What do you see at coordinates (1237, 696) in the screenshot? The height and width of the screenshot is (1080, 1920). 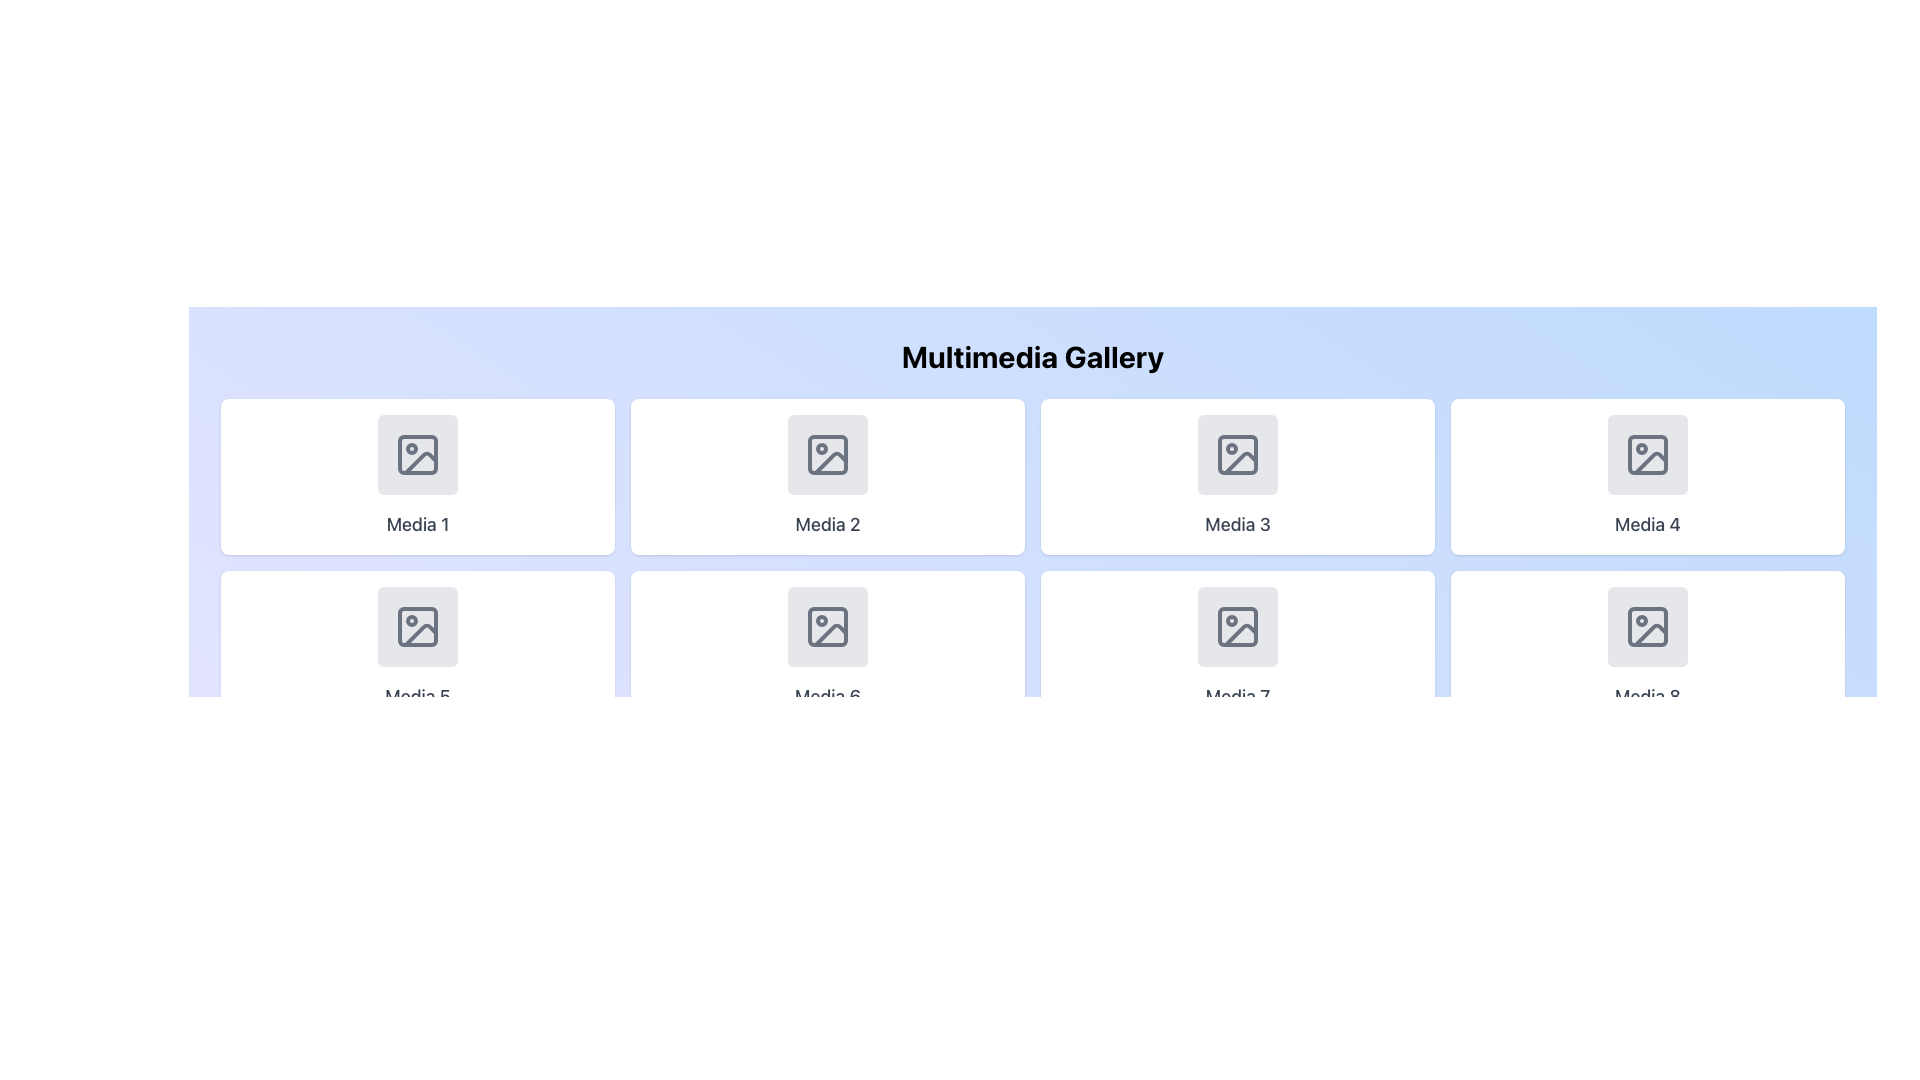 I see `text content of the label displaying 'Media 7', which is styled with a medium-sized font and gray color, located below an image placeholder in the third card of the second row of a multimedia gallery` at bounding box center [1237, 696].